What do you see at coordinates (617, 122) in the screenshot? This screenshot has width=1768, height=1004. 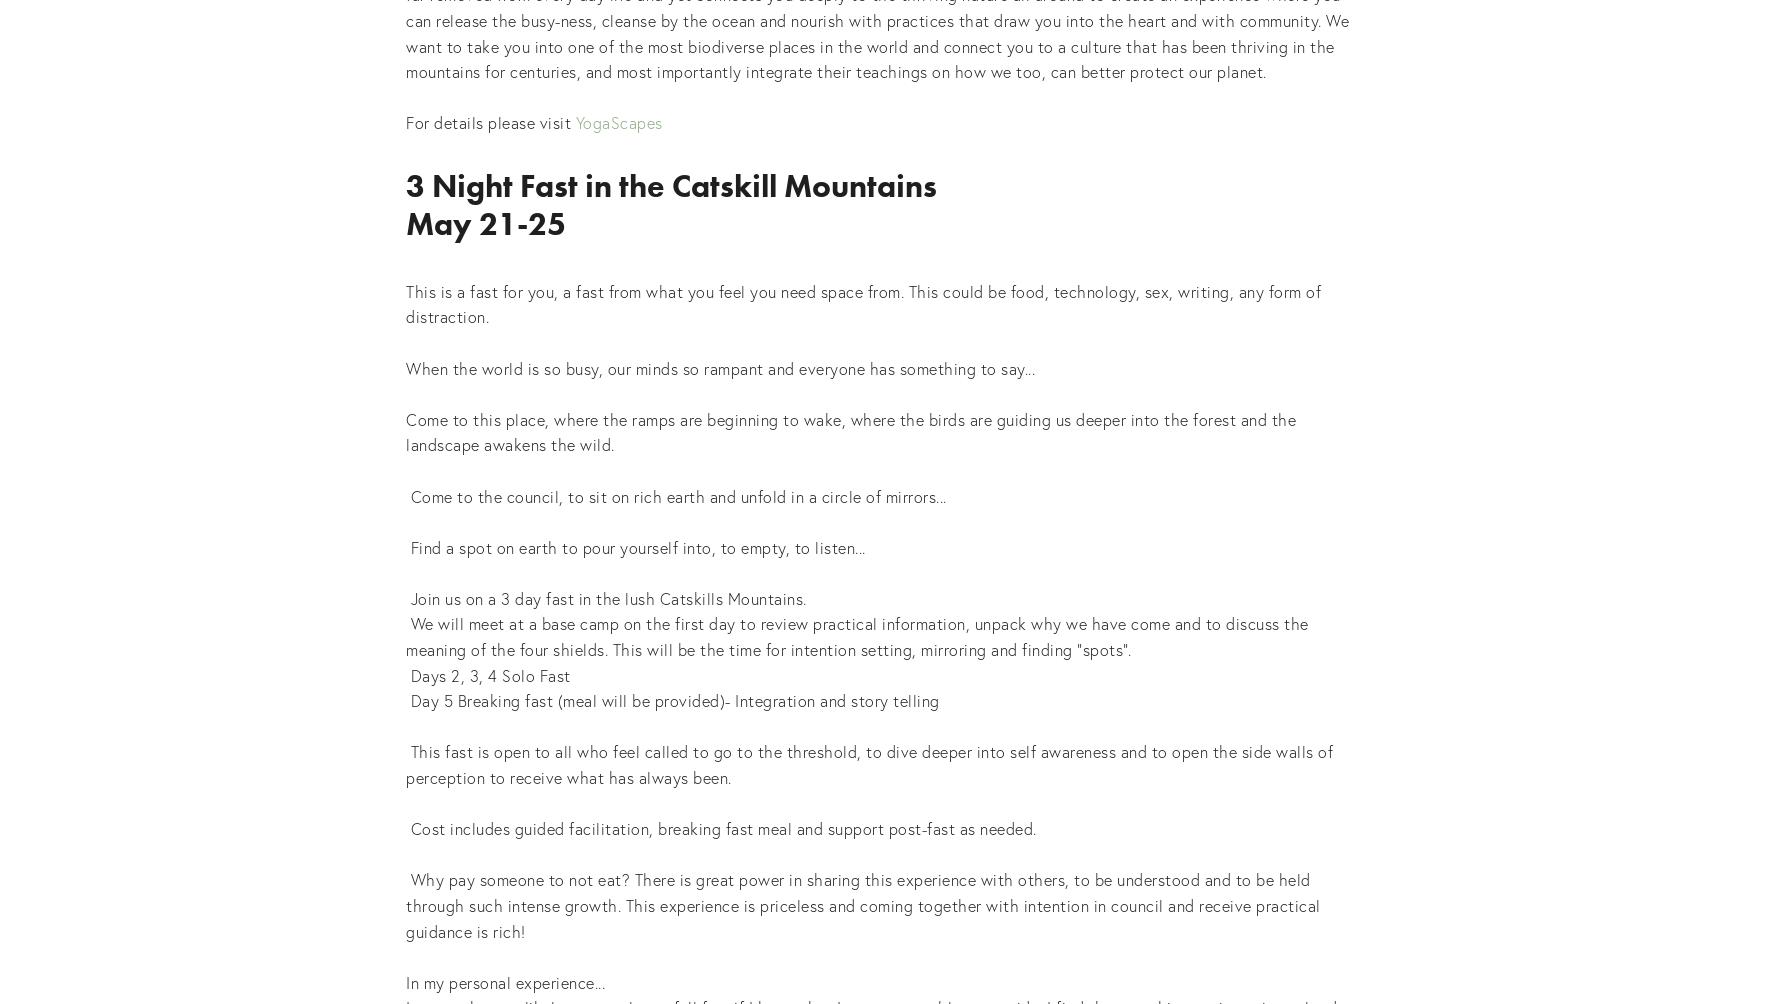 I see `'YogaScapes'` at bounding box center [617, 122].